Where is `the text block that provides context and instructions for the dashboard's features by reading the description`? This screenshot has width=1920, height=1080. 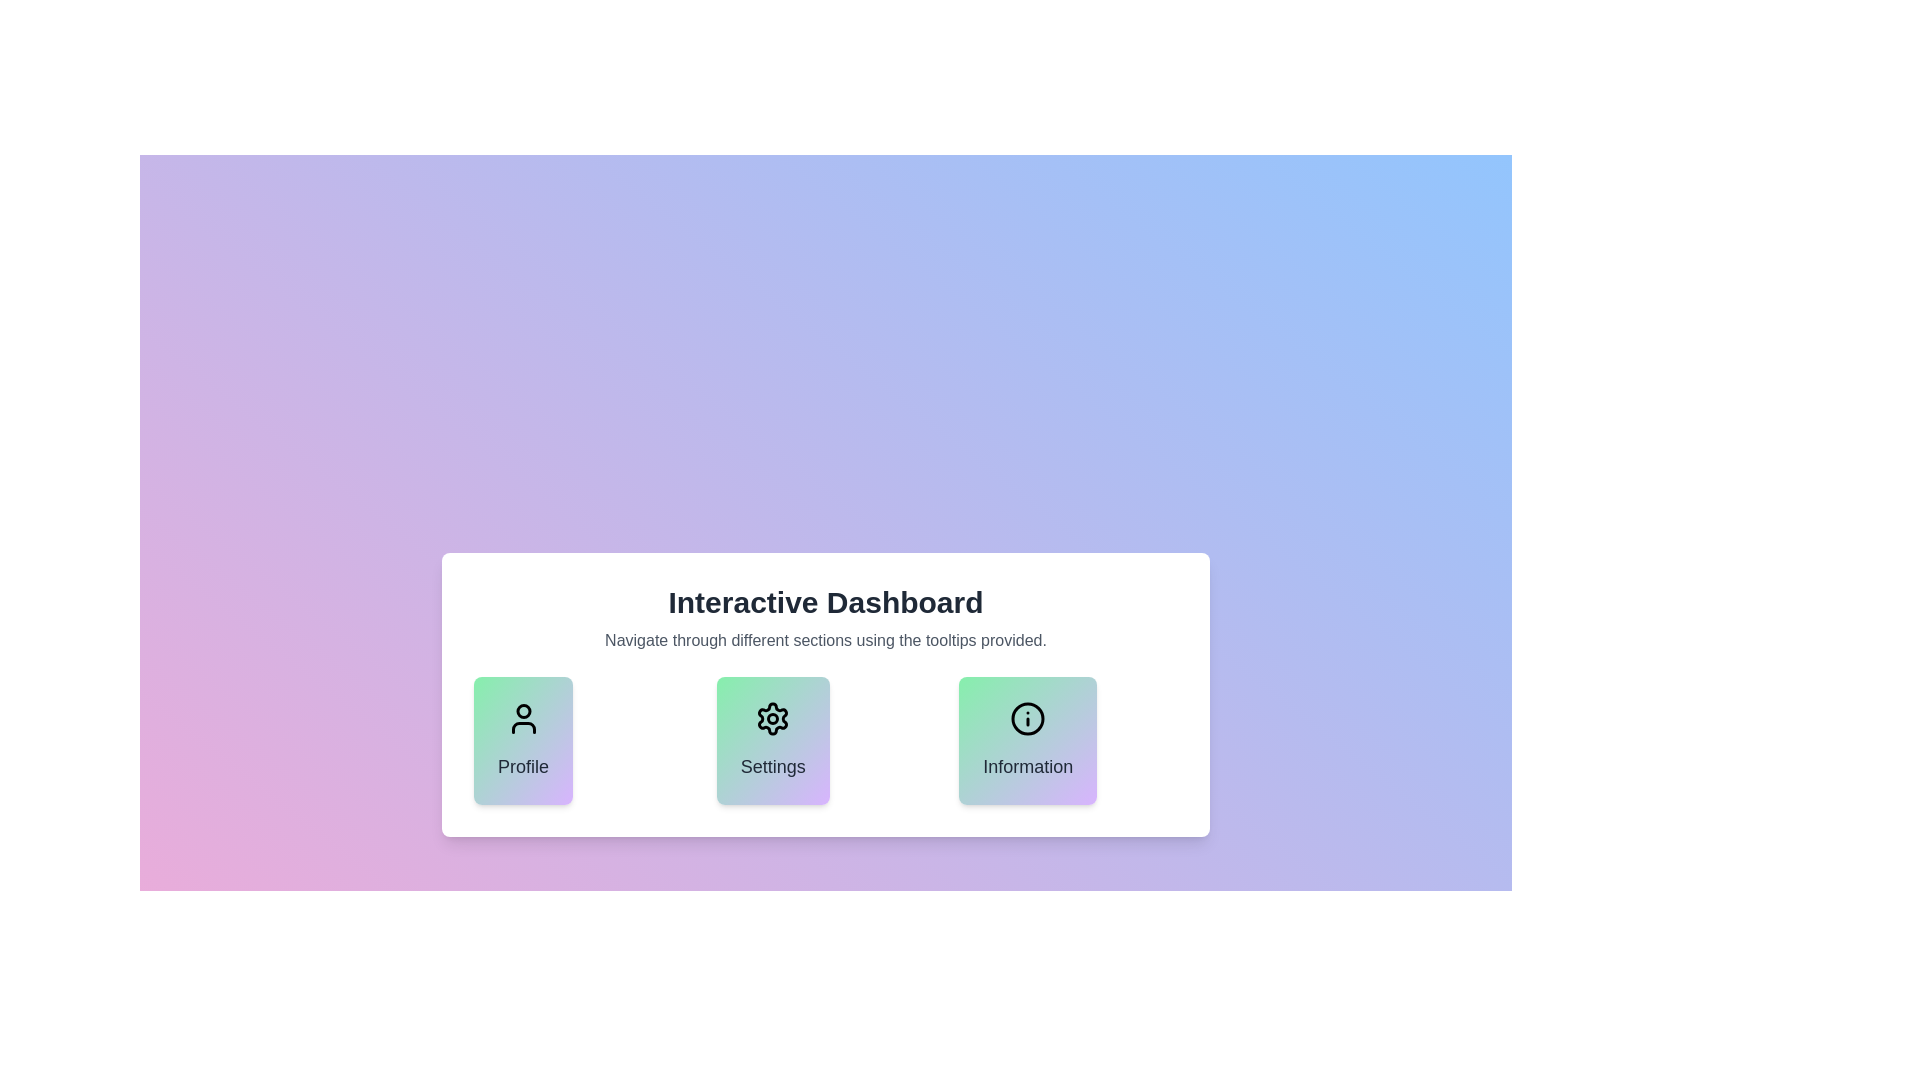 the text block that provides context and instructions for the dashboard's features by reading the description is located at coordinates (825, 617).